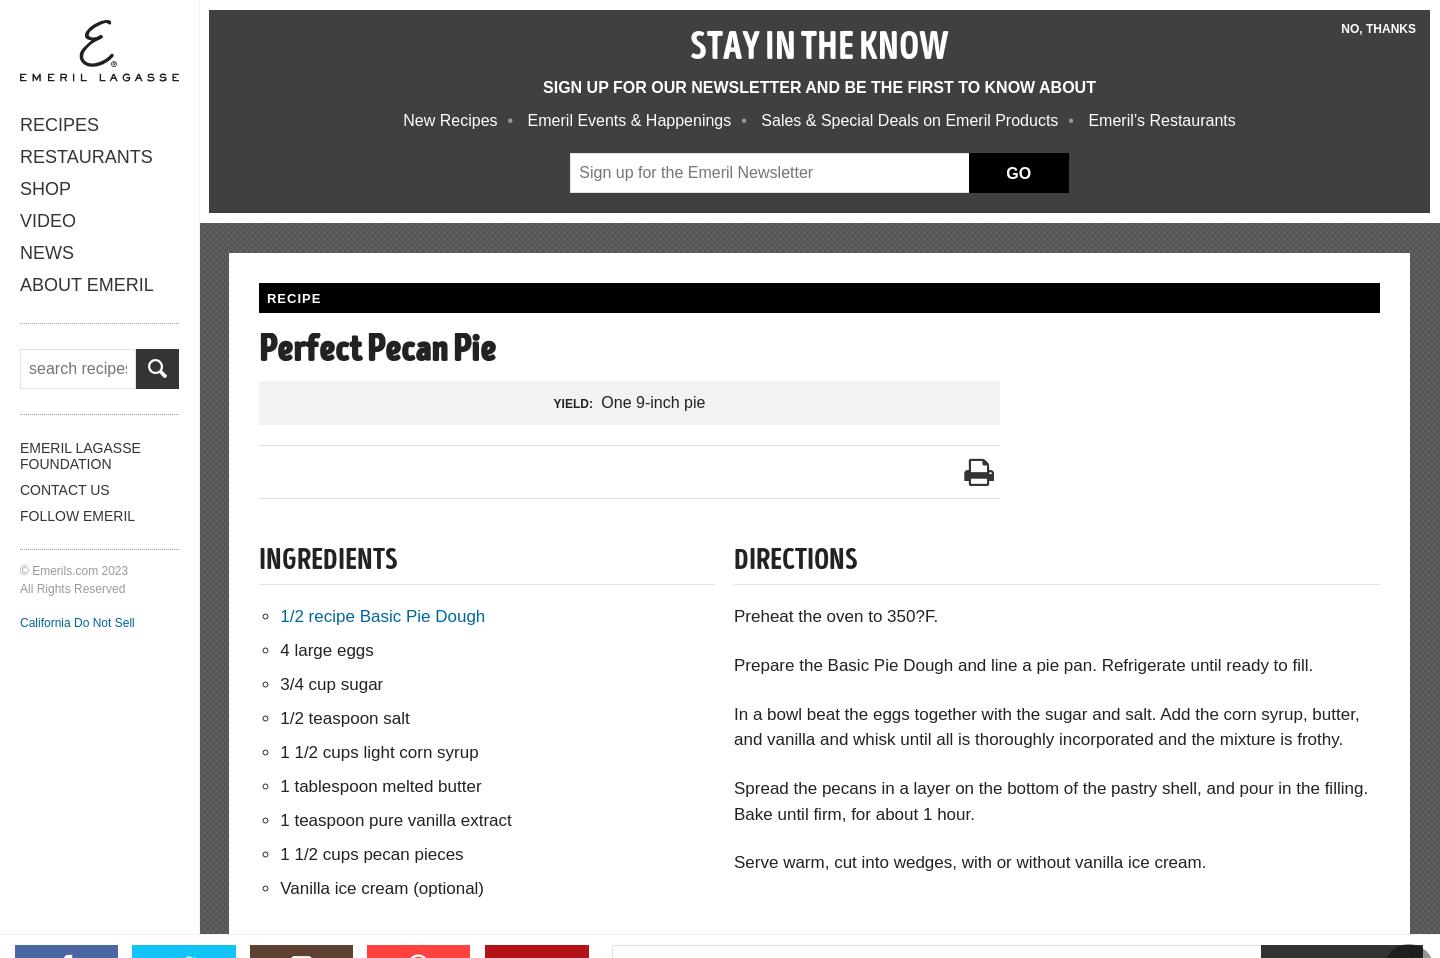 The width and height of the screenshot is (1440, 958). I want to click on '1/2 teaspoon salt', so click(344, 716).